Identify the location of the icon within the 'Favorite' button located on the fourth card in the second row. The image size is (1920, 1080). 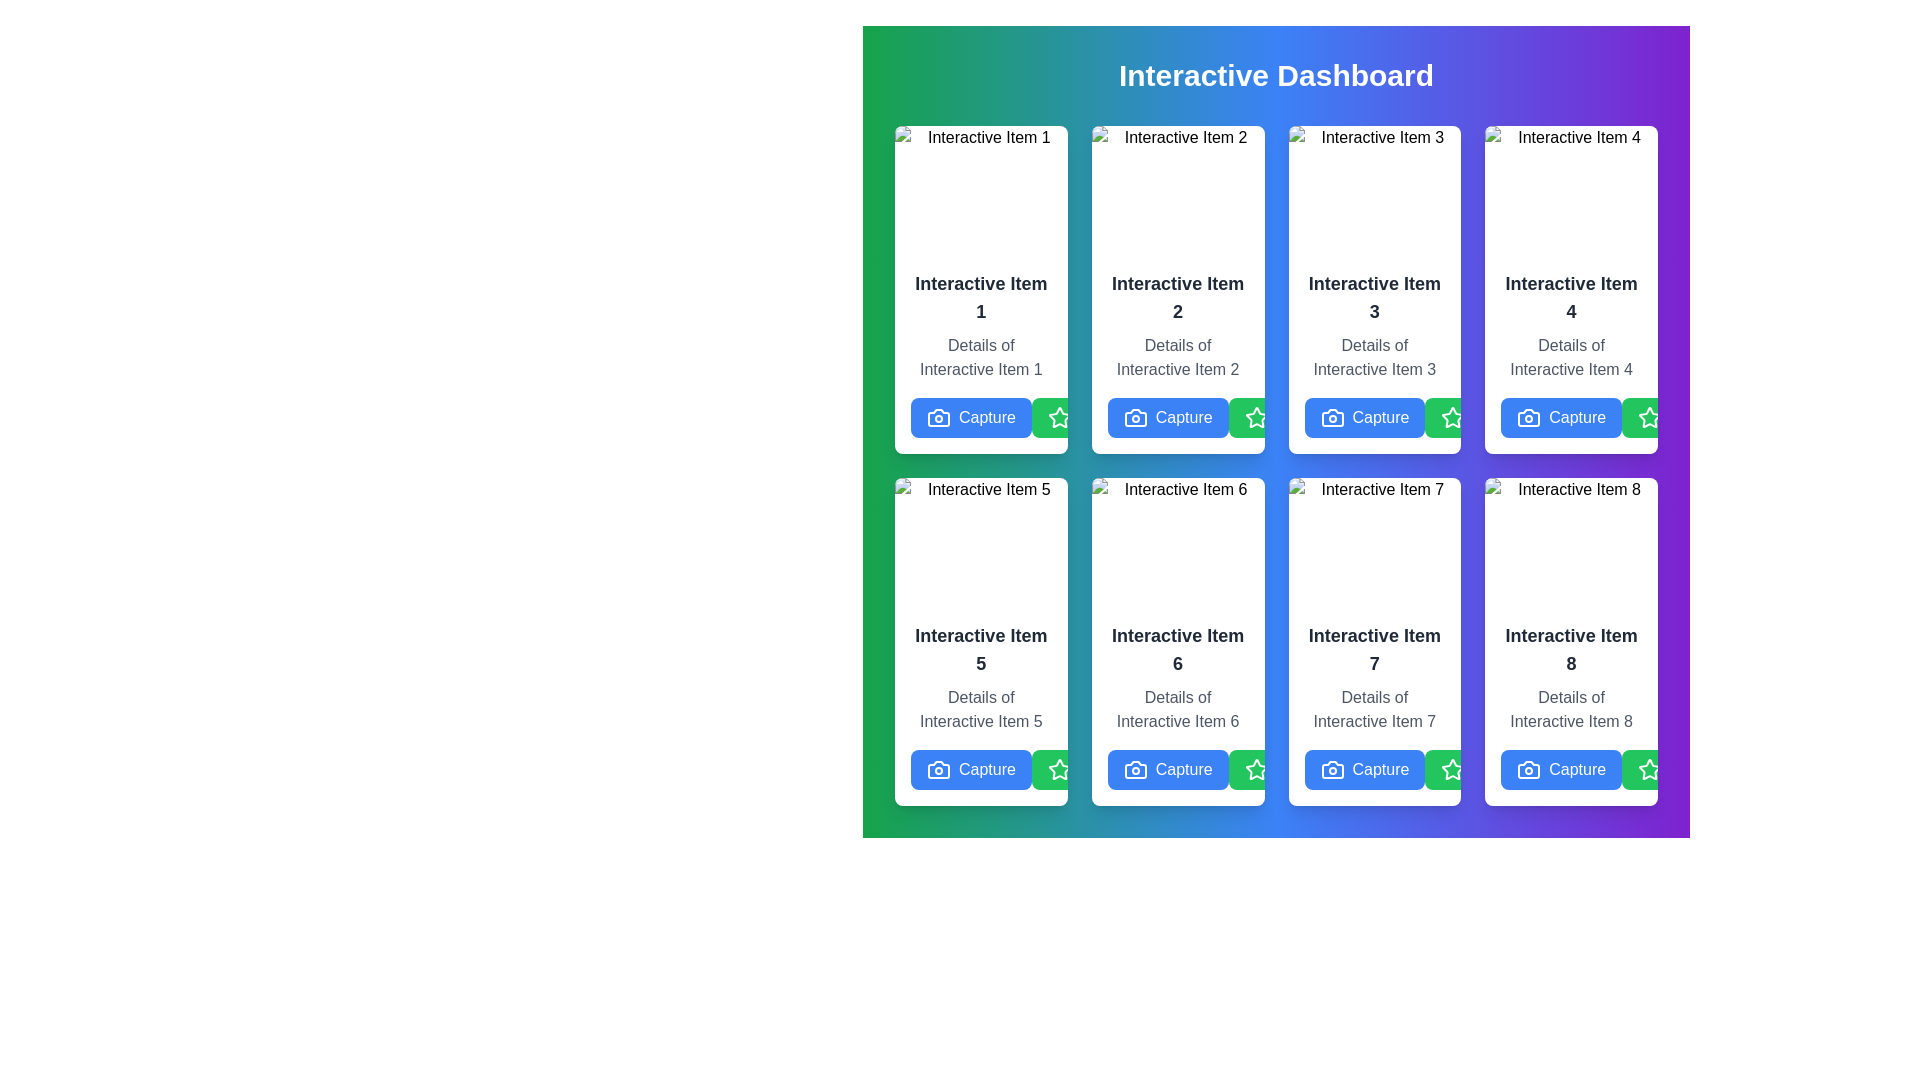
(1650, 416).